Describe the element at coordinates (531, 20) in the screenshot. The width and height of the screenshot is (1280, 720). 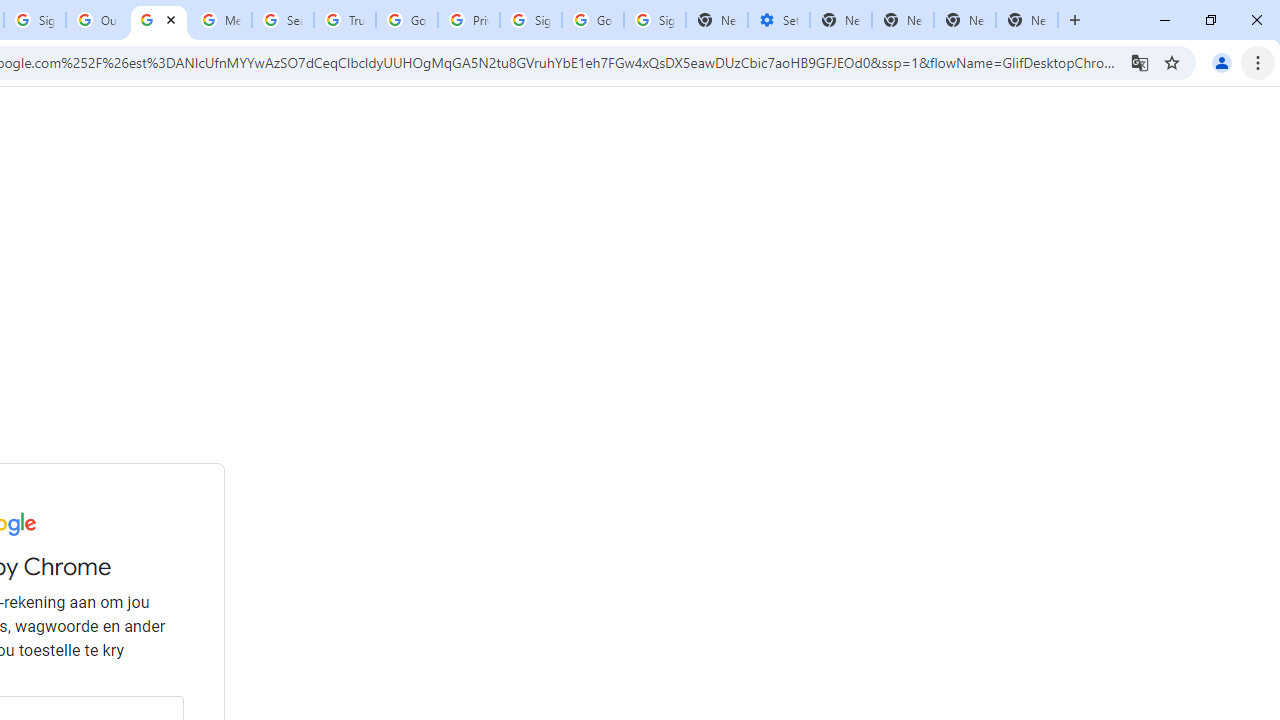
I see `'Sign in - Google Accounts'` at that location.